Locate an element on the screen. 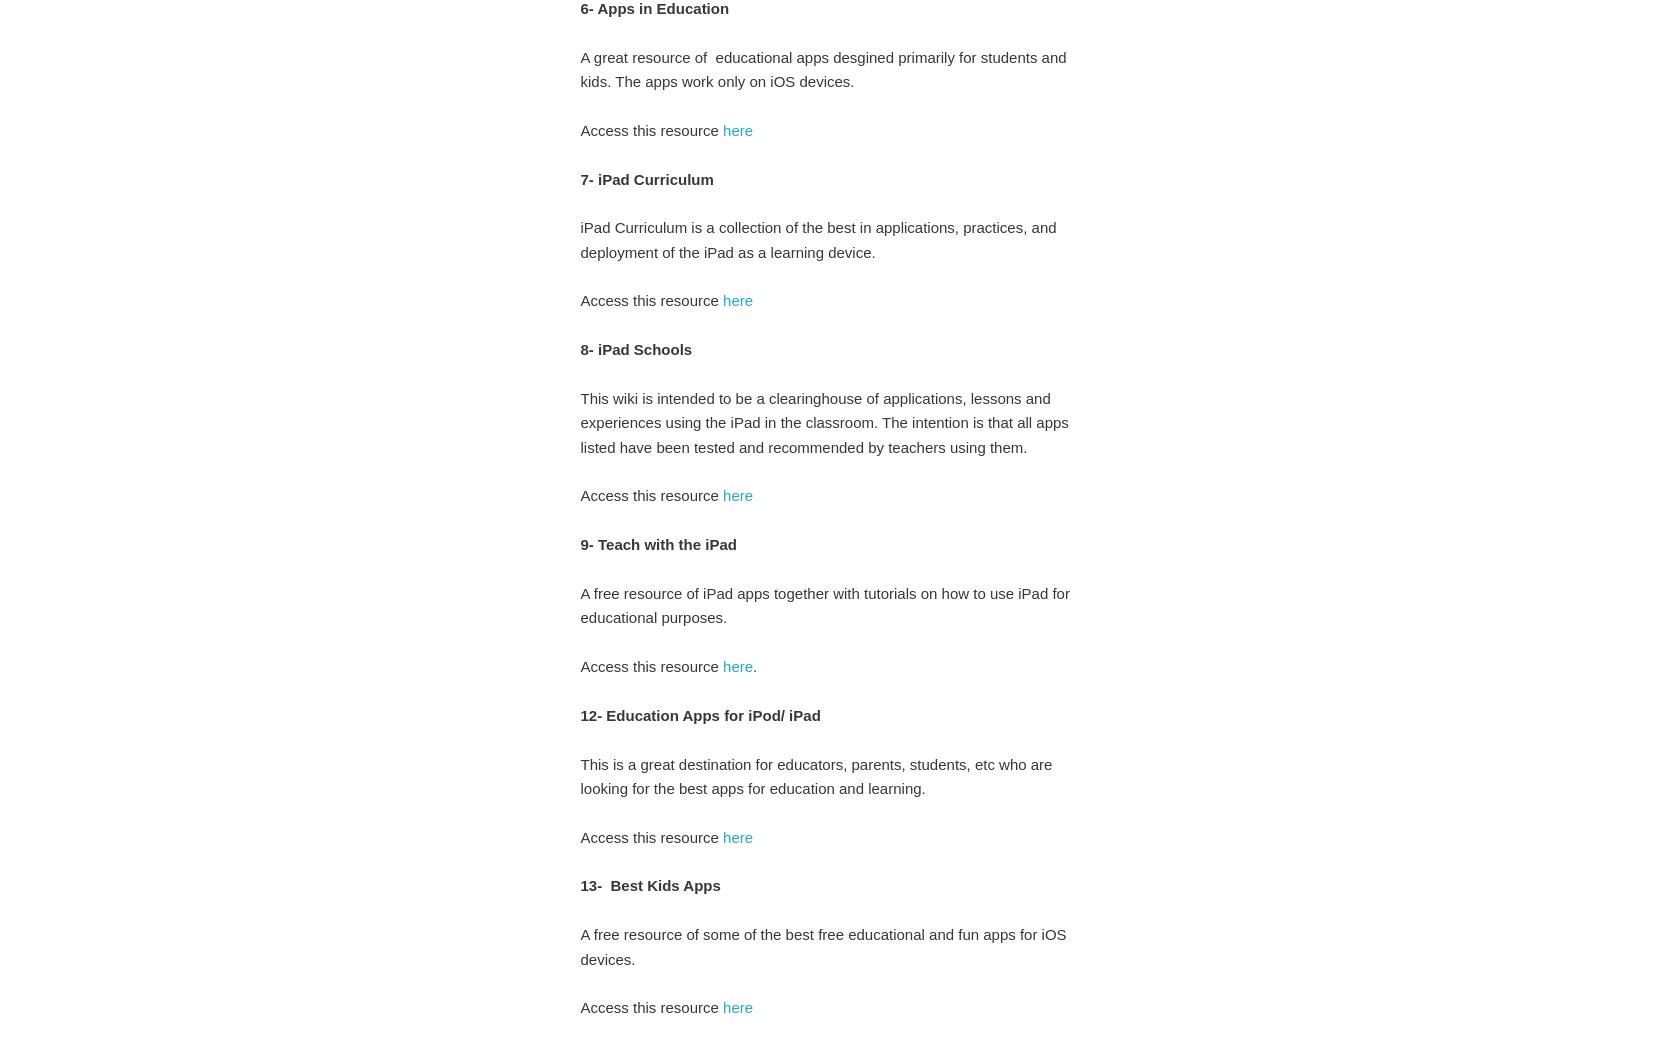 The width and height of the screenshot is (1657, 1045). '12- Education Apps for iPod/ iPad' is located at coordinates (579, 713).